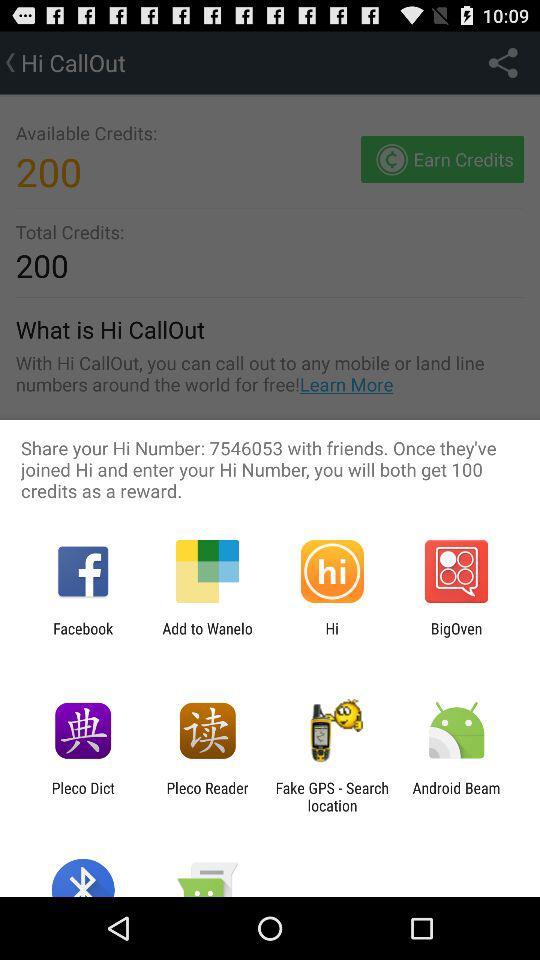 The image size is (540, 960). Describe the element at coordinates (206, 796) in the screenshot. I see `the app to the right of pleco dict` at that location.